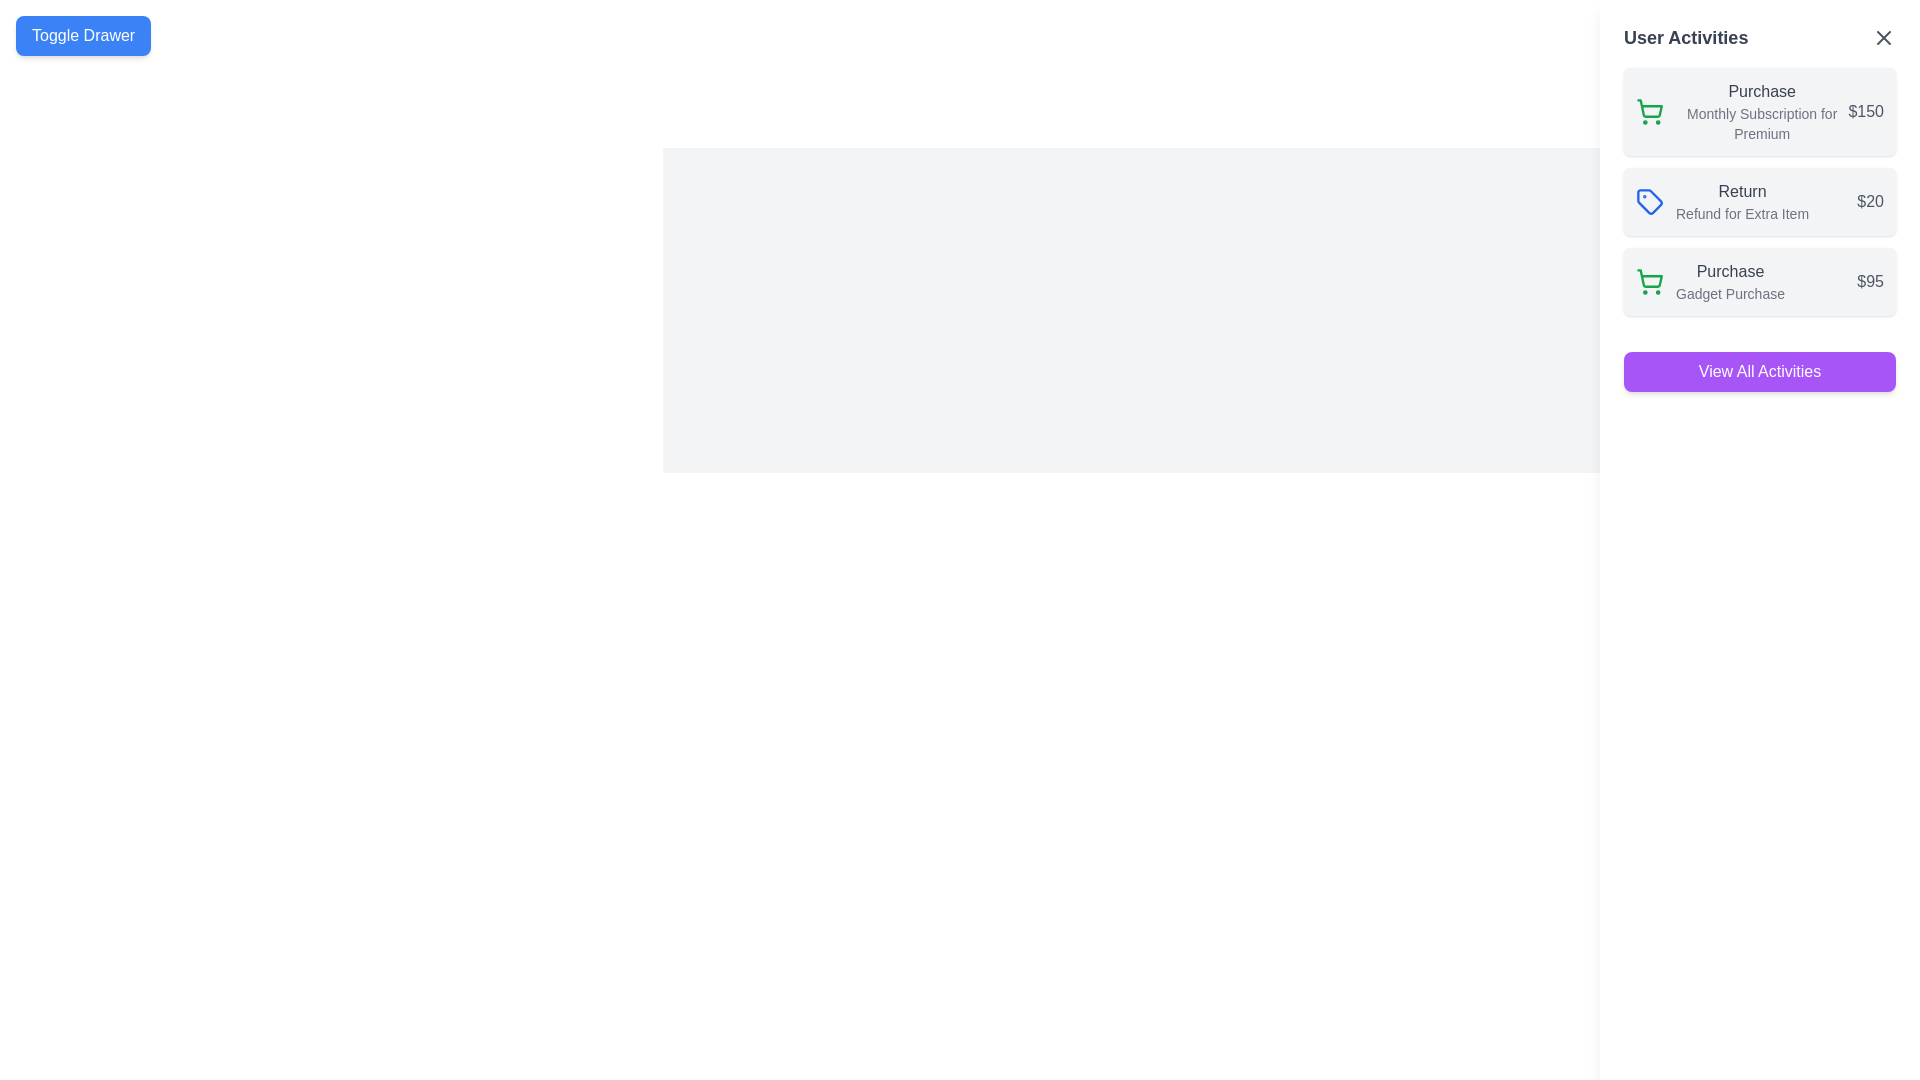 The height and width of the screenshot is (1080, 1920). Describe the element at coordinates (1685, 38) in the screenshot. I see `the static text label header that reads 'User Activities', styled as large, bold, and slightly grayish text, located at the top of the right-side panel` at that location.